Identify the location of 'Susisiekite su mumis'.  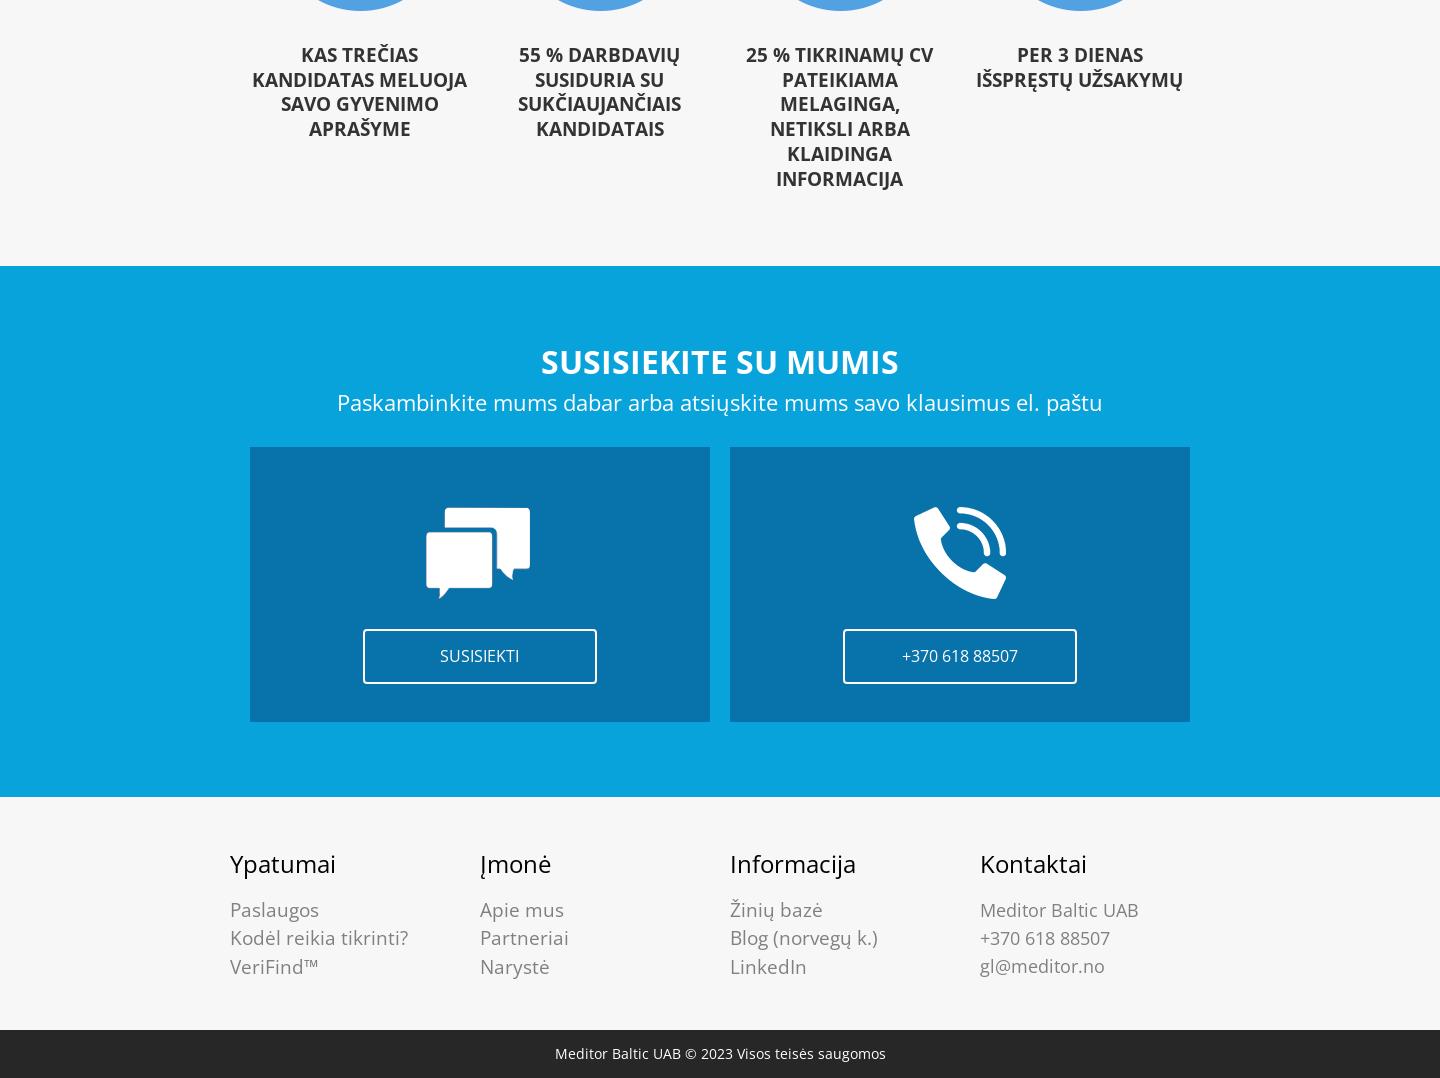
(720, 361).